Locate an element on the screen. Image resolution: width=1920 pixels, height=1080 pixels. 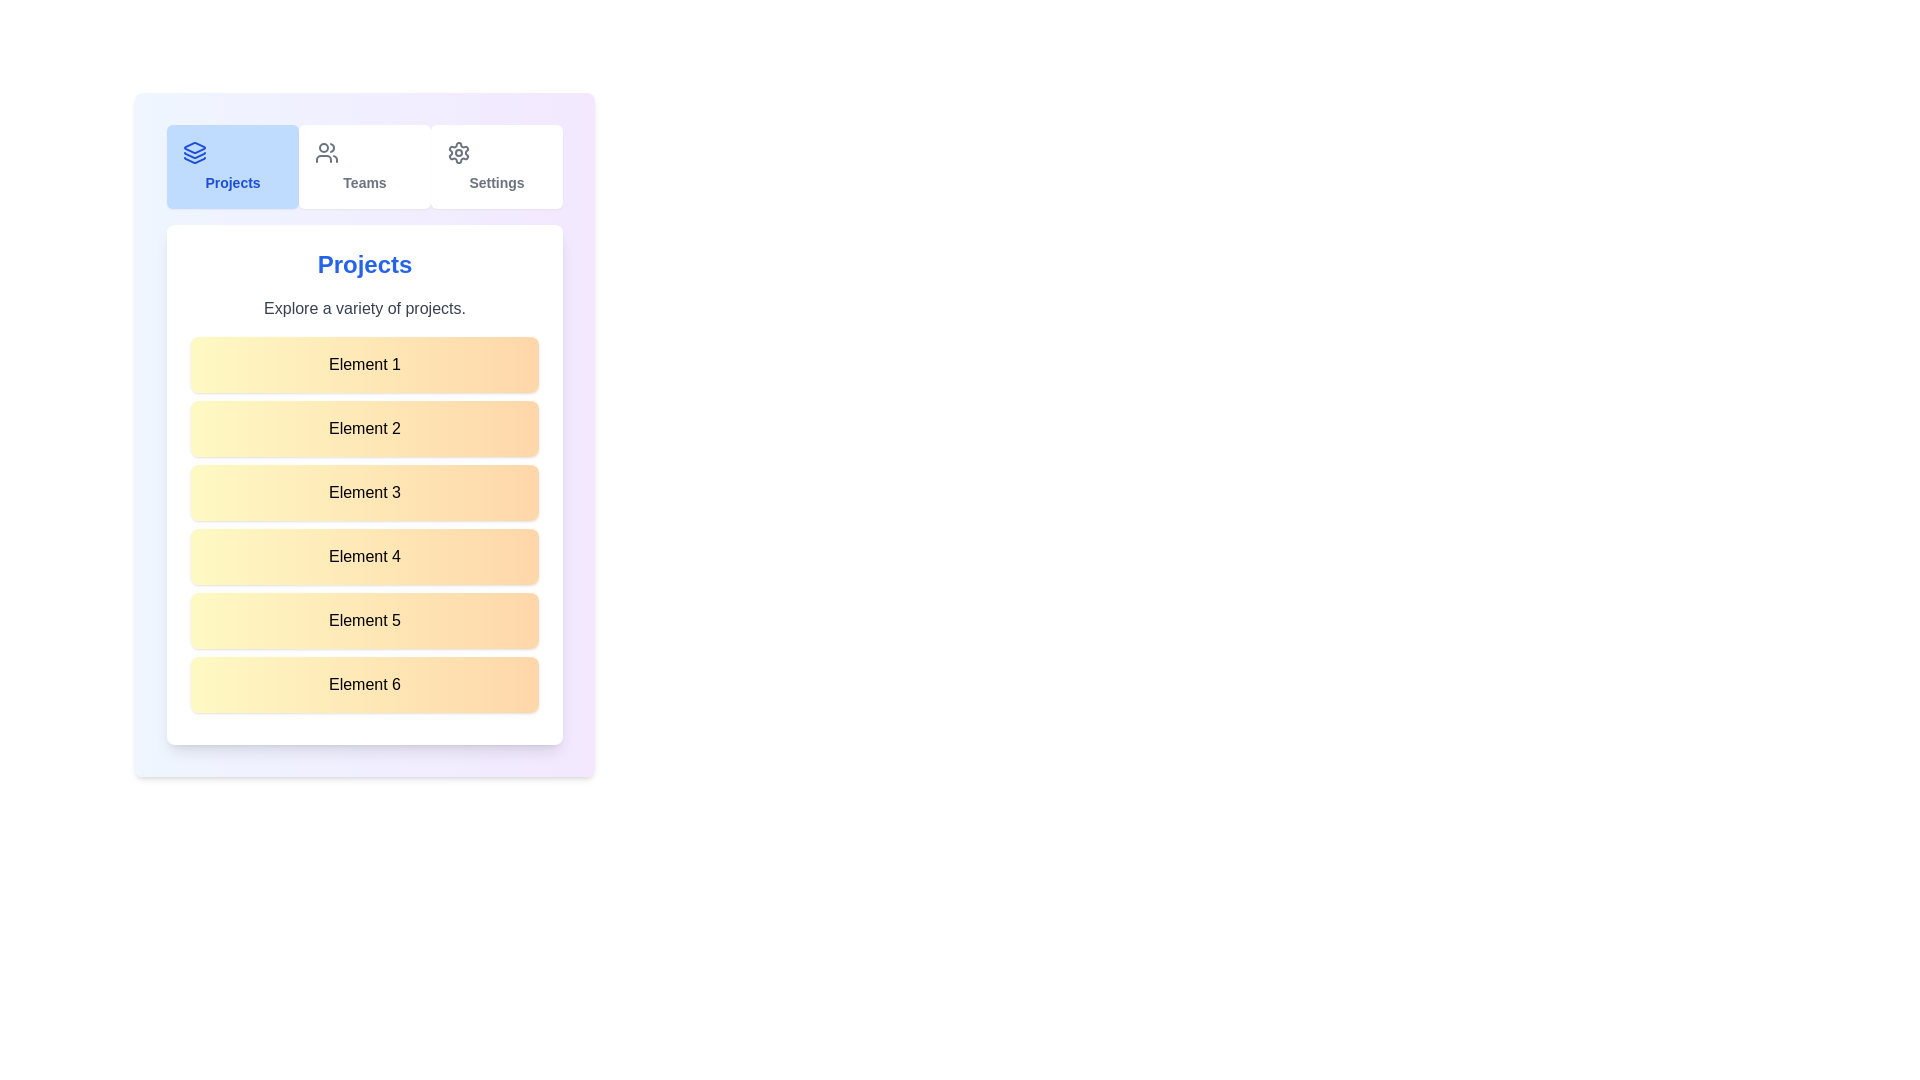
the list item labeled 'Element 1' is located at coordinates (364, 365).